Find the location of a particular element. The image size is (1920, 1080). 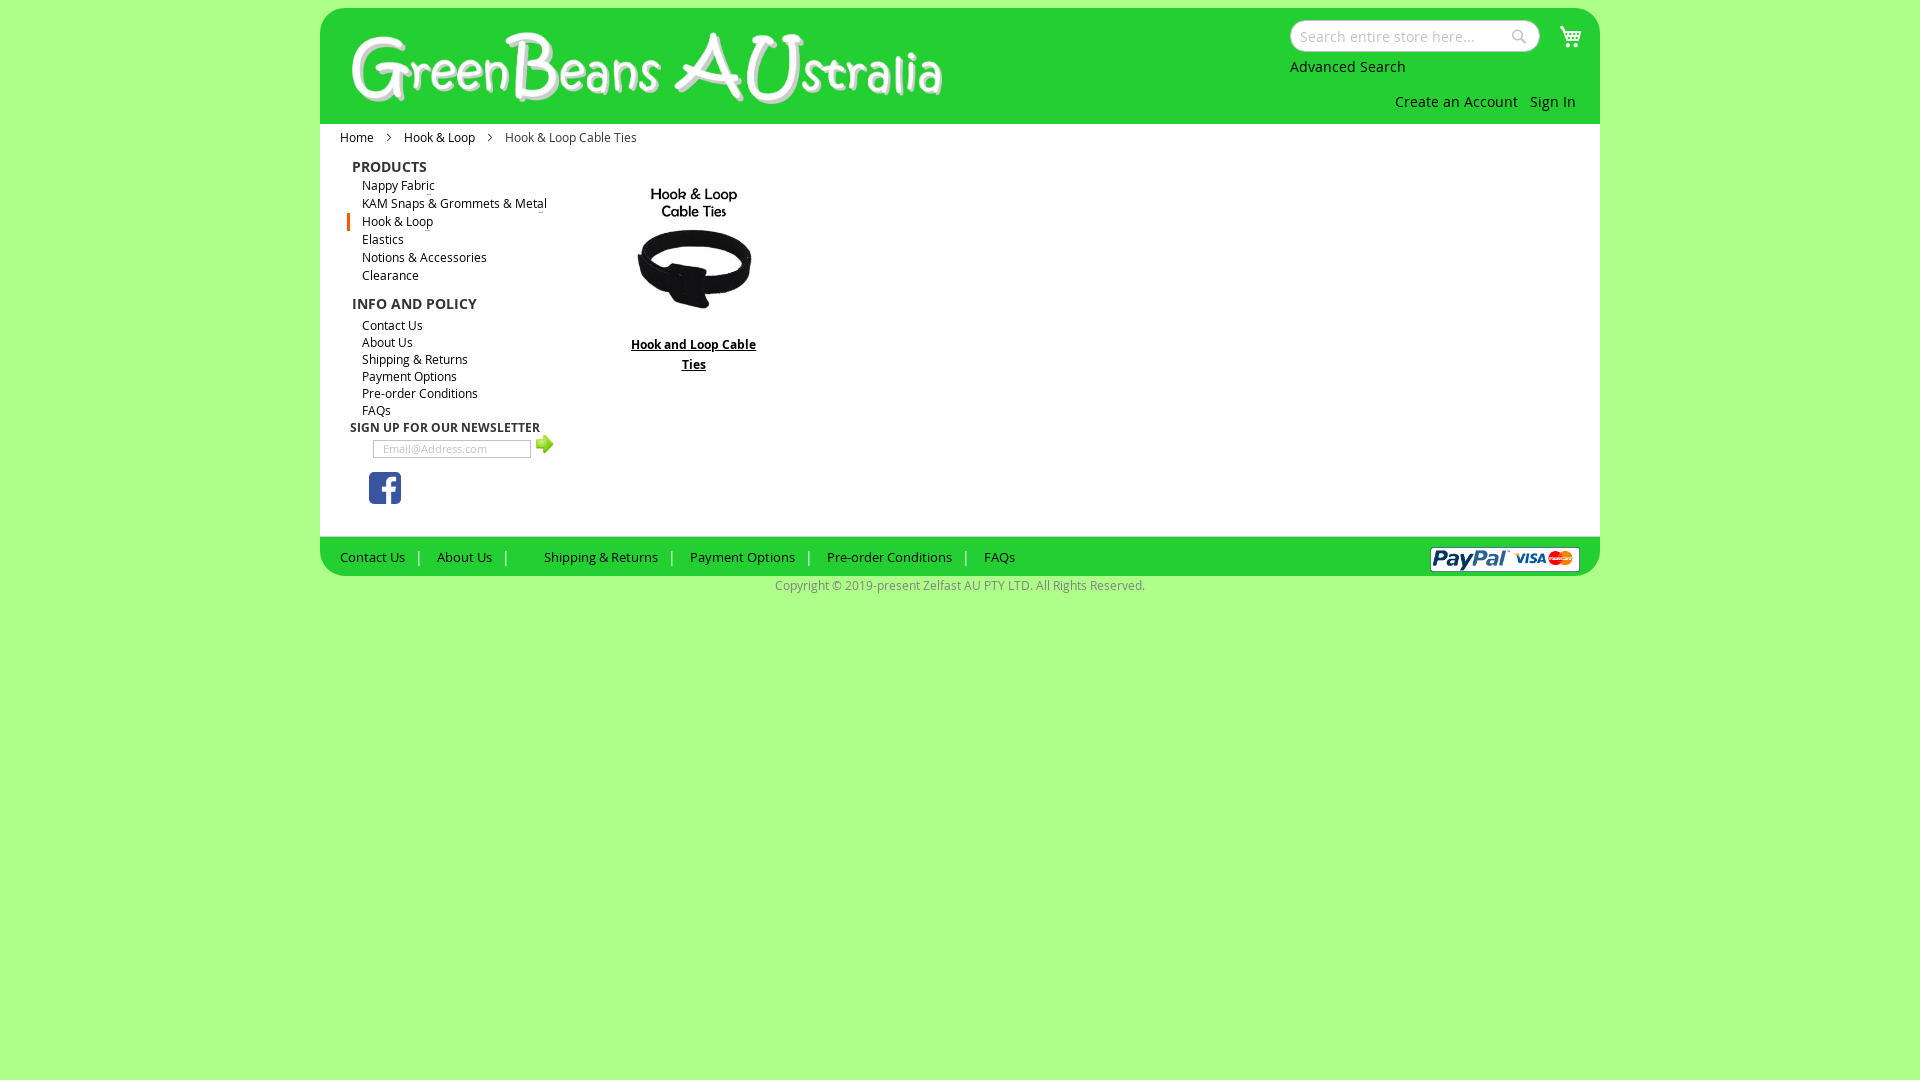

'GreenBeans Facebook' is located at coordinates (384, 488).